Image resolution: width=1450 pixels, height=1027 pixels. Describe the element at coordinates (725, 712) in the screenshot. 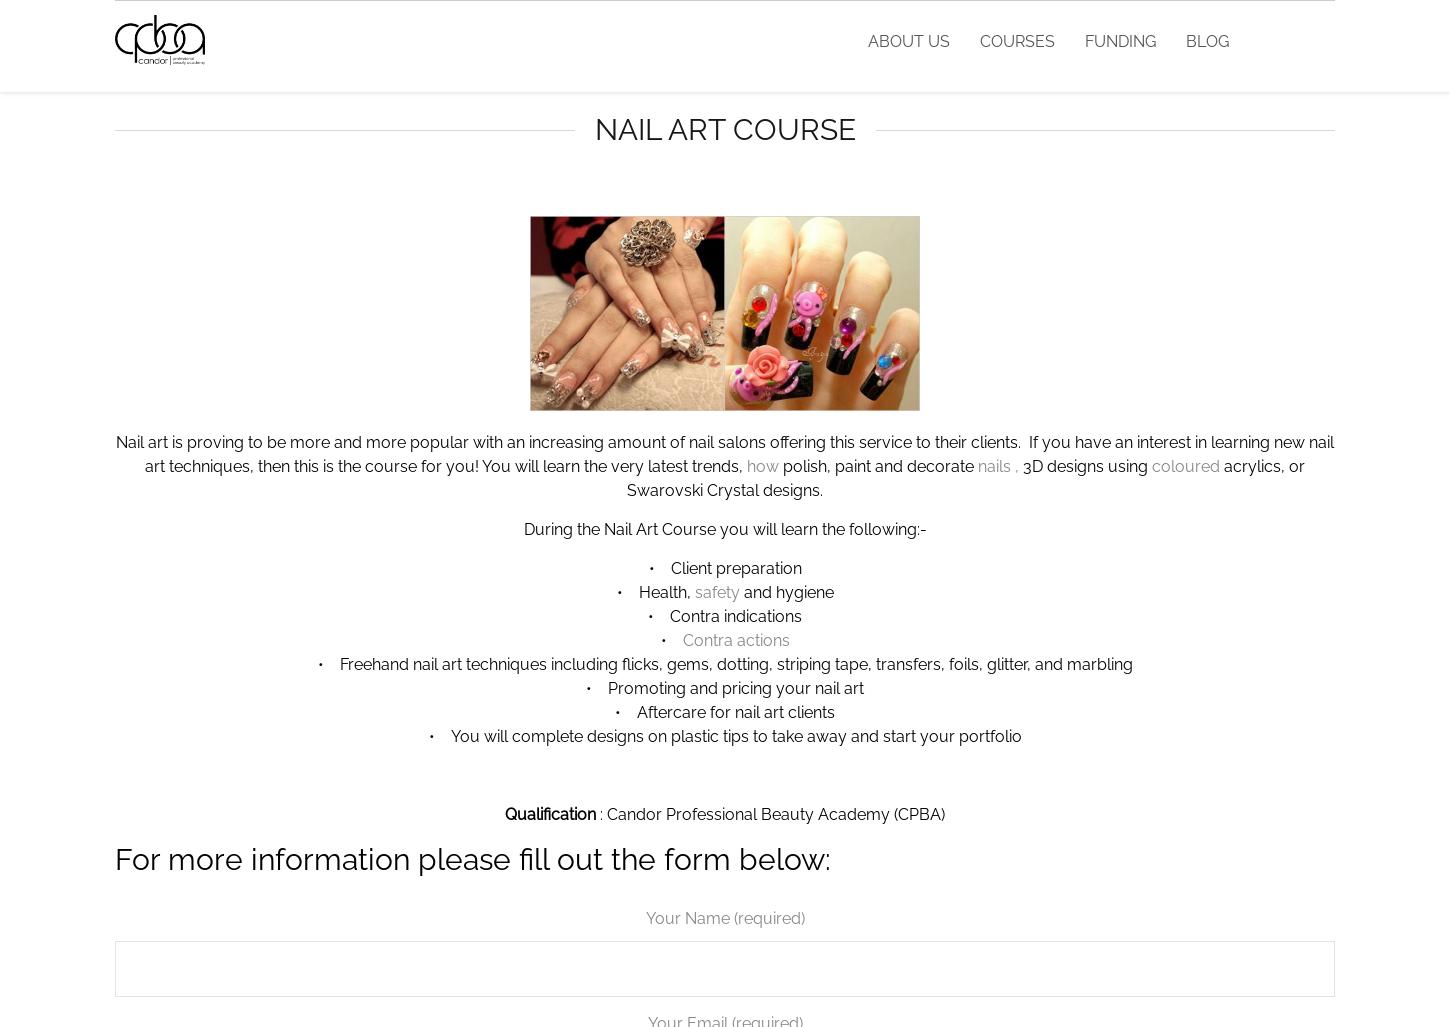

I see `'•    Aftercare for nail art clients'` at that location.